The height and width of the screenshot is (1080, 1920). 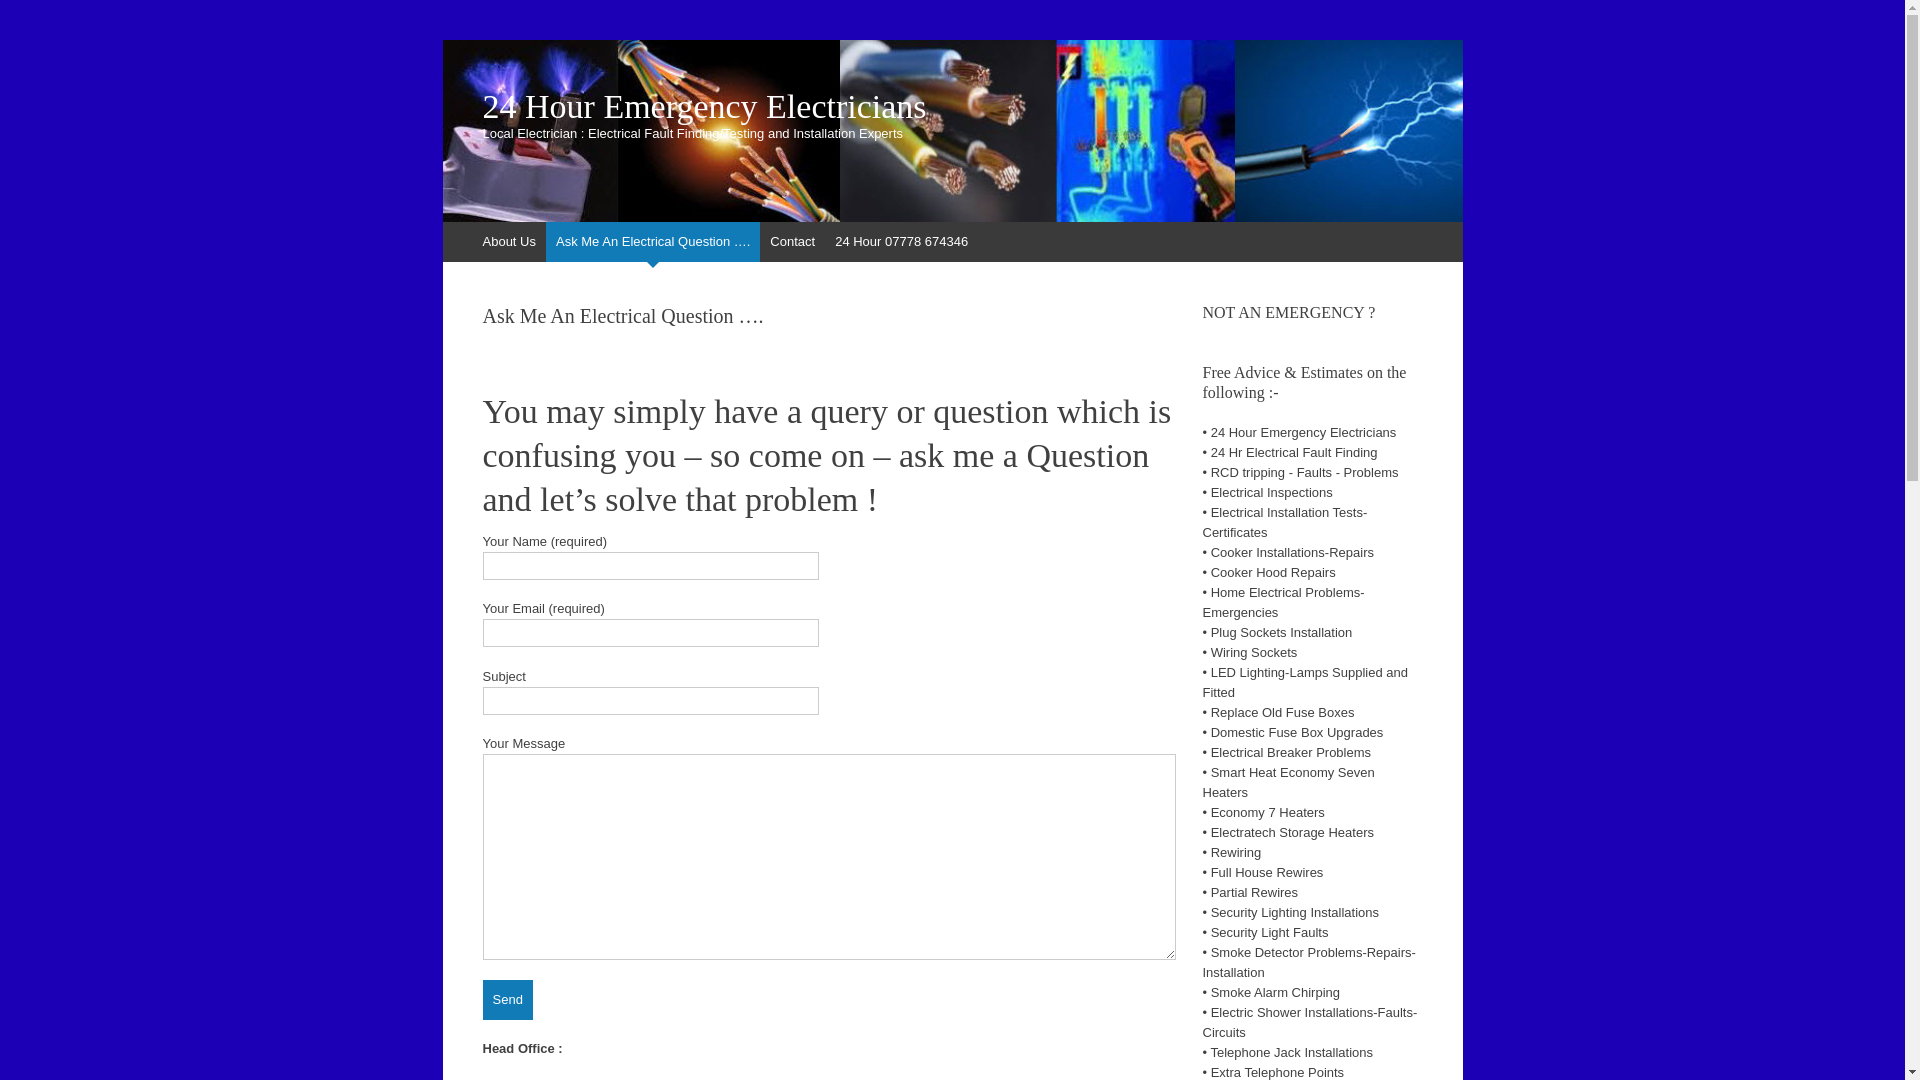 What do you see at coordinates (900, 241) in the screenshot?
I see `'24 Hour 07778 674346'` at bounding box center [900, 241].